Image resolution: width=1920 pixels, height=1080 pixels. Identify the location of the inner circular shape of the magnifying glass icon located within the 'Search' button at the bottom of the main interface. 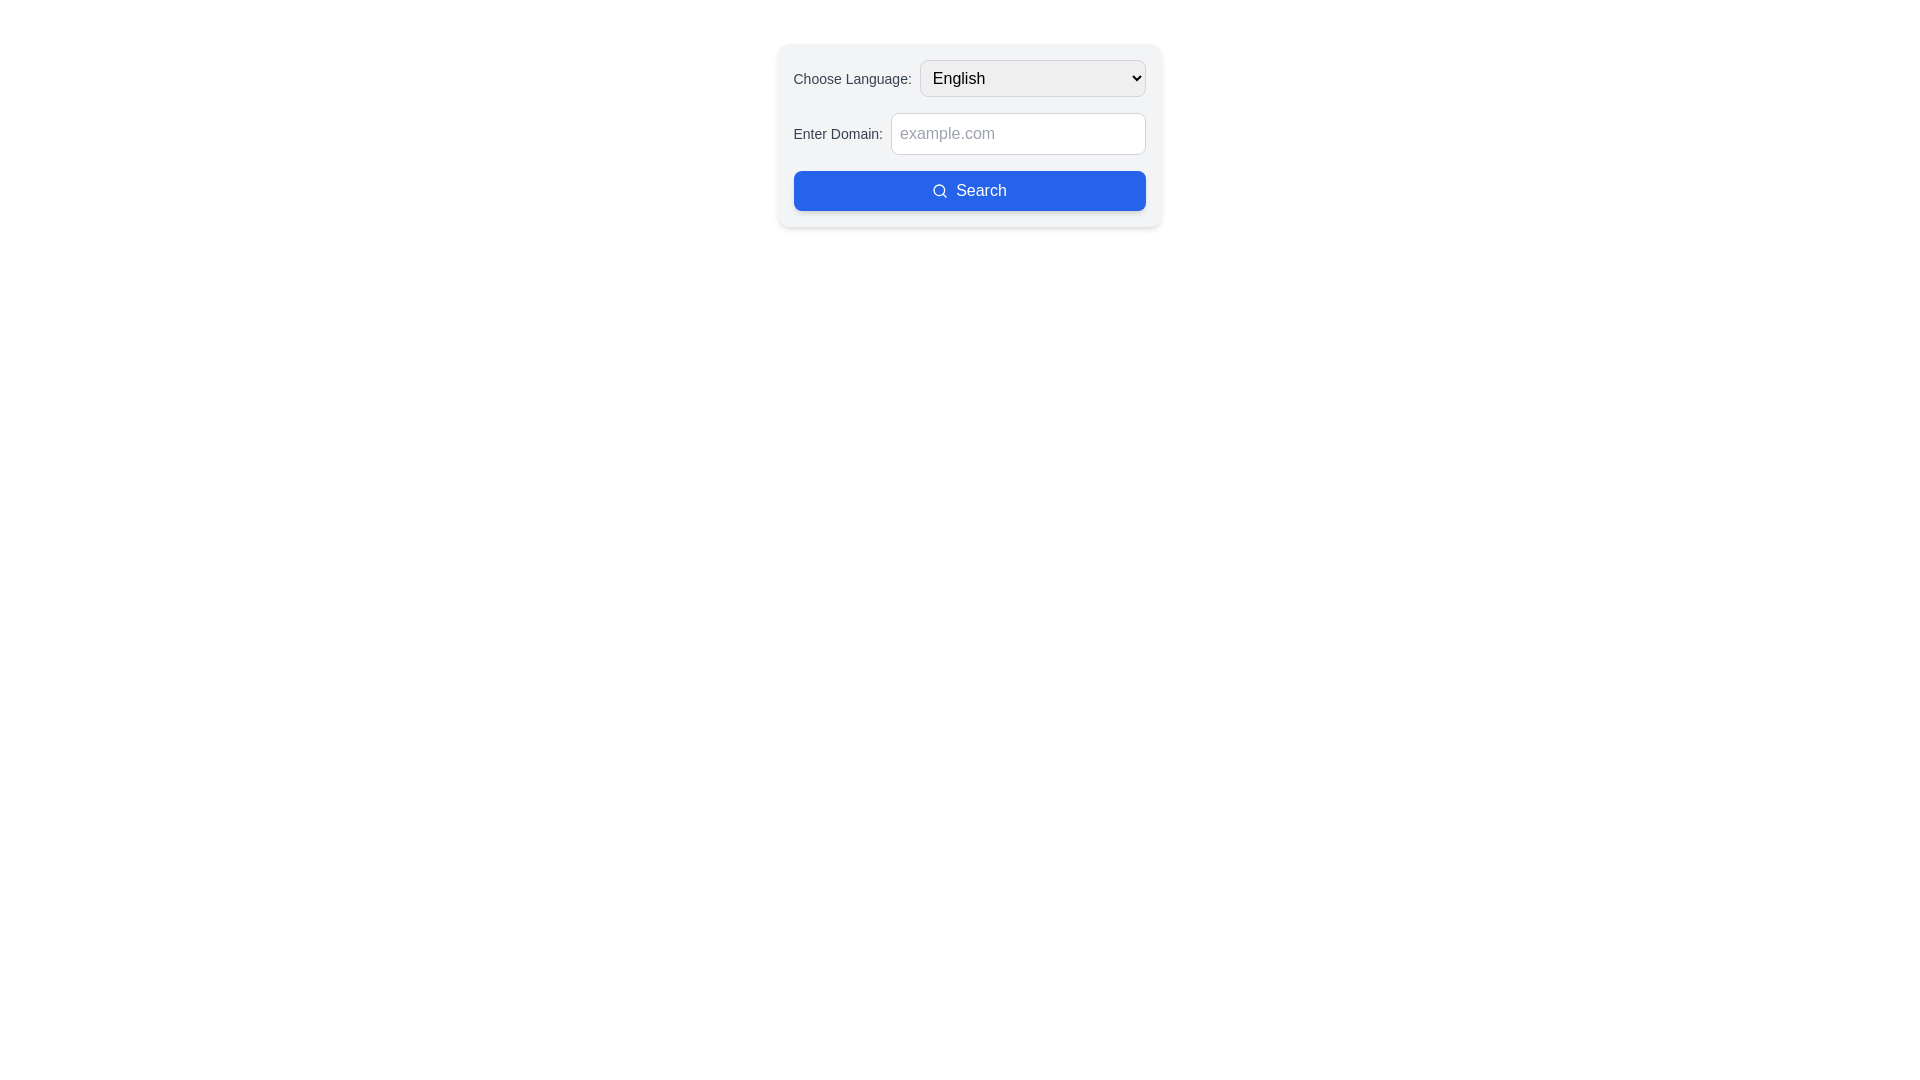
(938, 190).